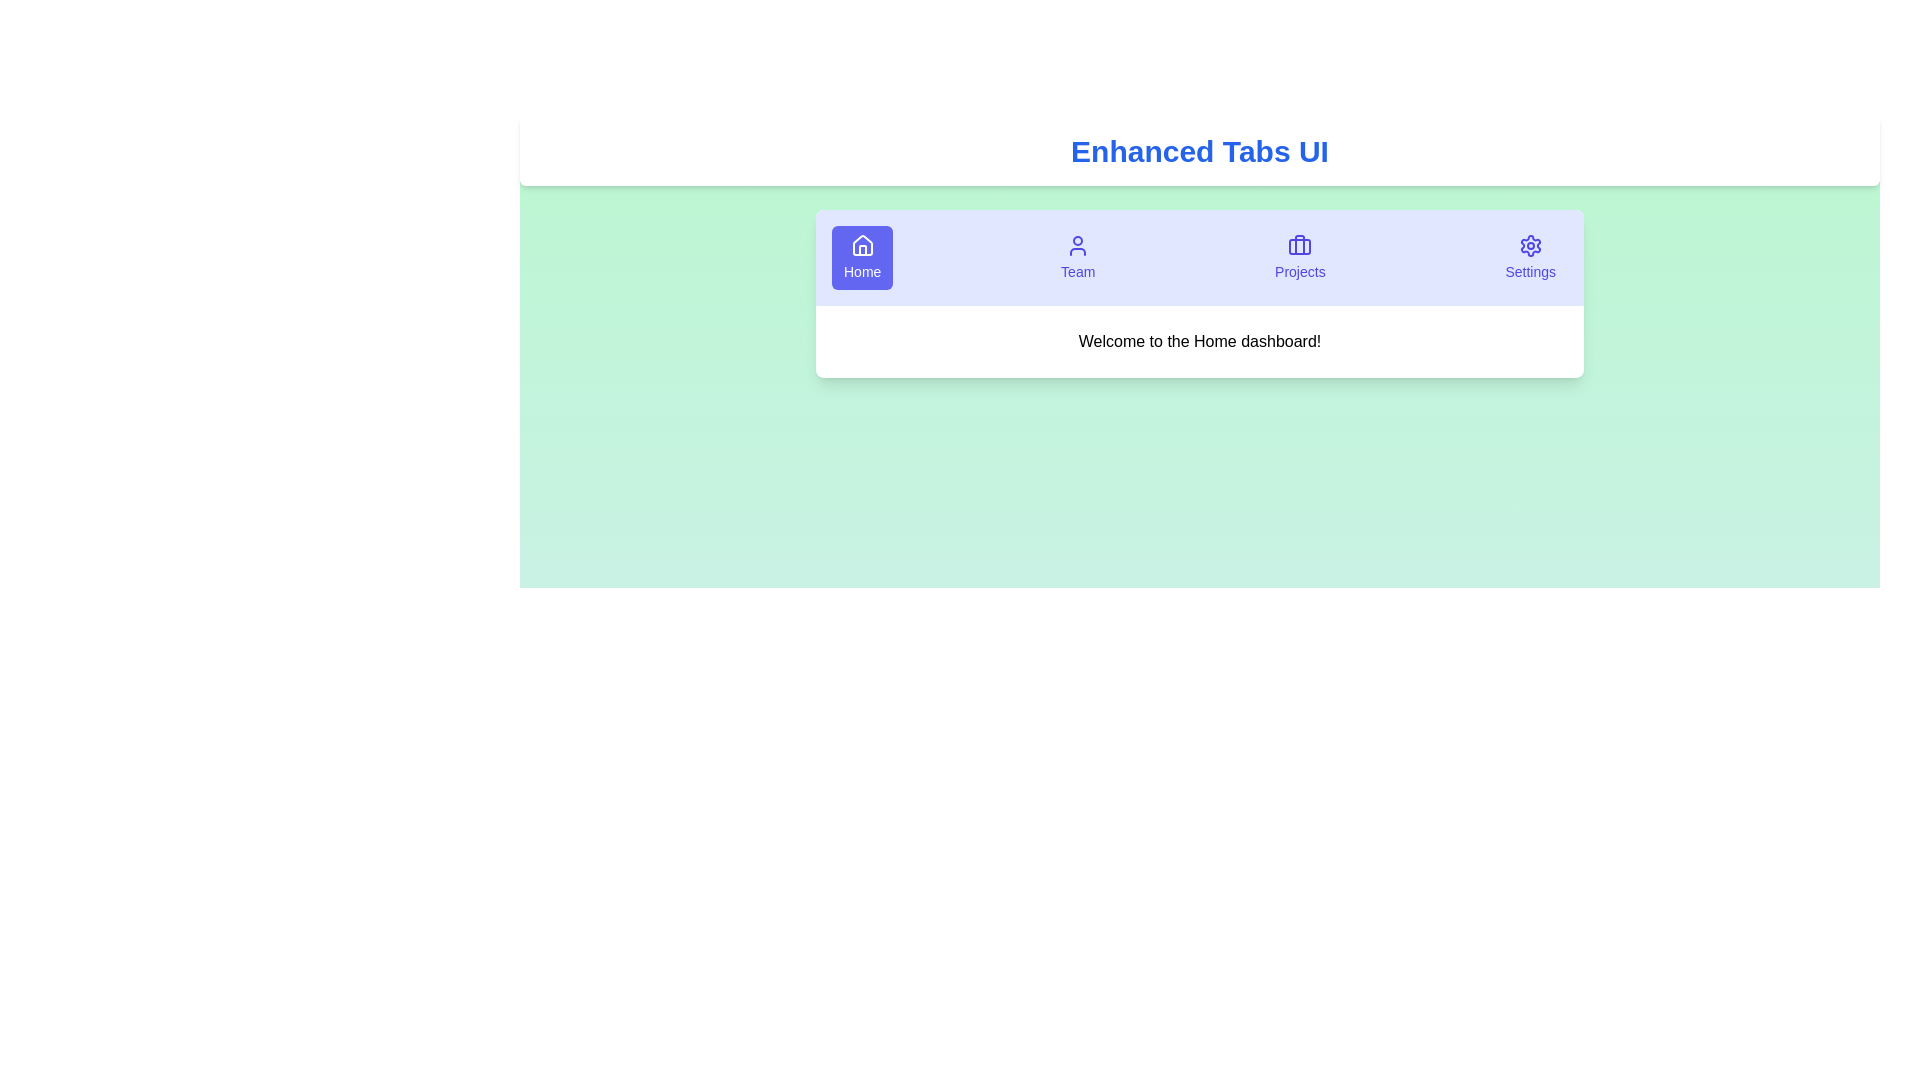 Image resolution: width=1920 pixels, height=1080 pixels. Describe the element at coordinates (1077, 257) in the screenshot. I see `the 'Team' button located at the center of the horizontal navigation bar` at that location.